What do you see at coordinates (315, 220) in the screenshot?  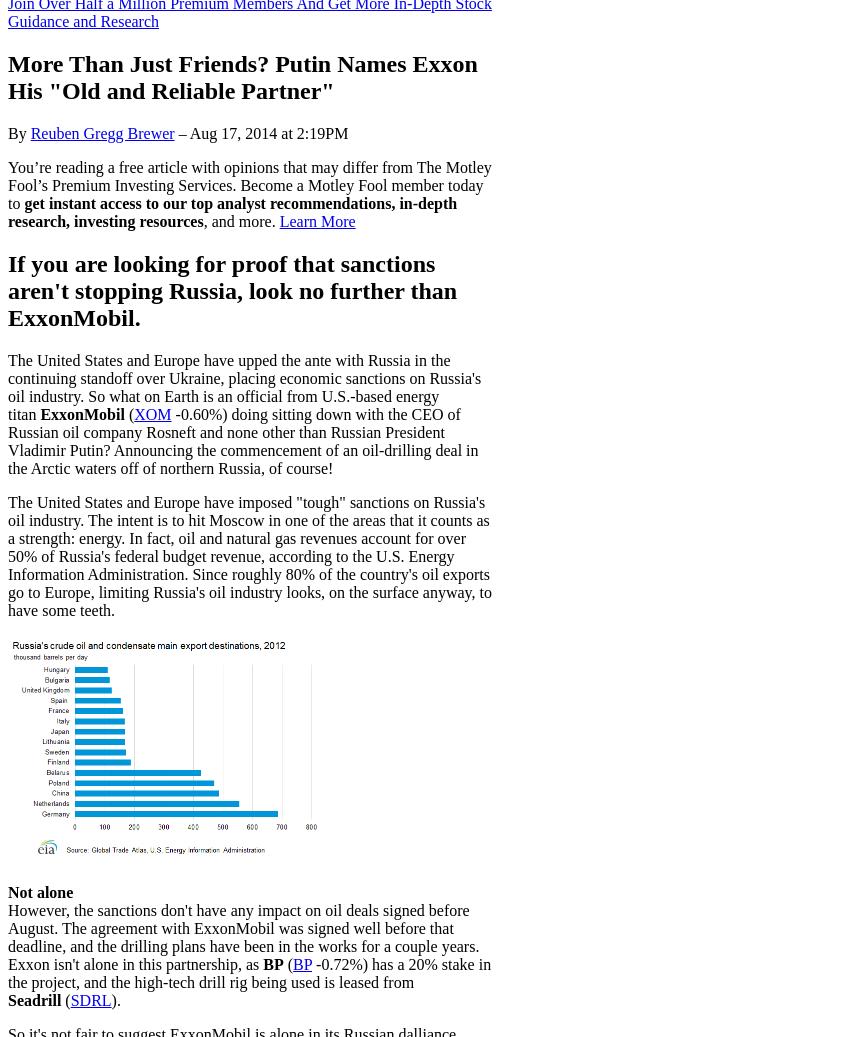 I see `'Learn More'` at bounding box center [315, 220].